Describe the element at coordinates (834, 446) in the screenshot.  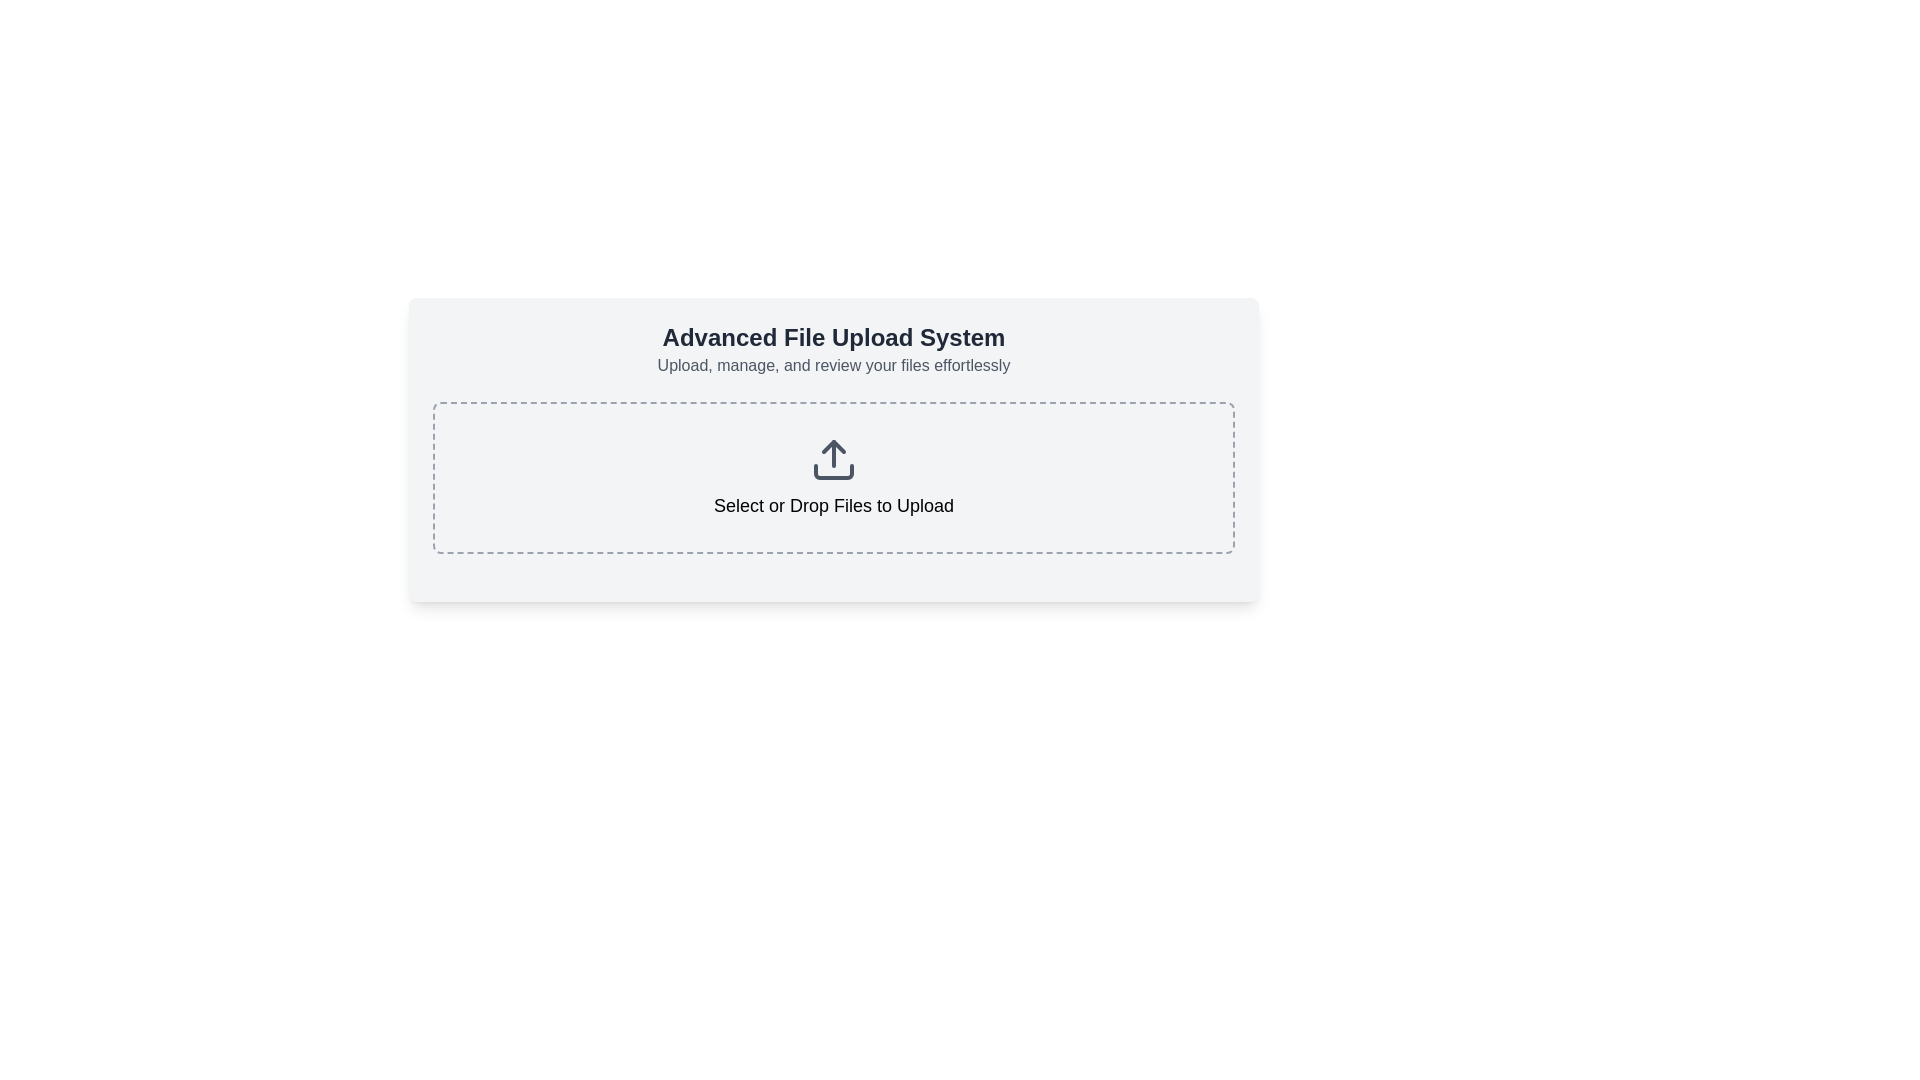
I see `the triangular upload icon made of dark lines, which is the top component of the upload symbol group` at that location.